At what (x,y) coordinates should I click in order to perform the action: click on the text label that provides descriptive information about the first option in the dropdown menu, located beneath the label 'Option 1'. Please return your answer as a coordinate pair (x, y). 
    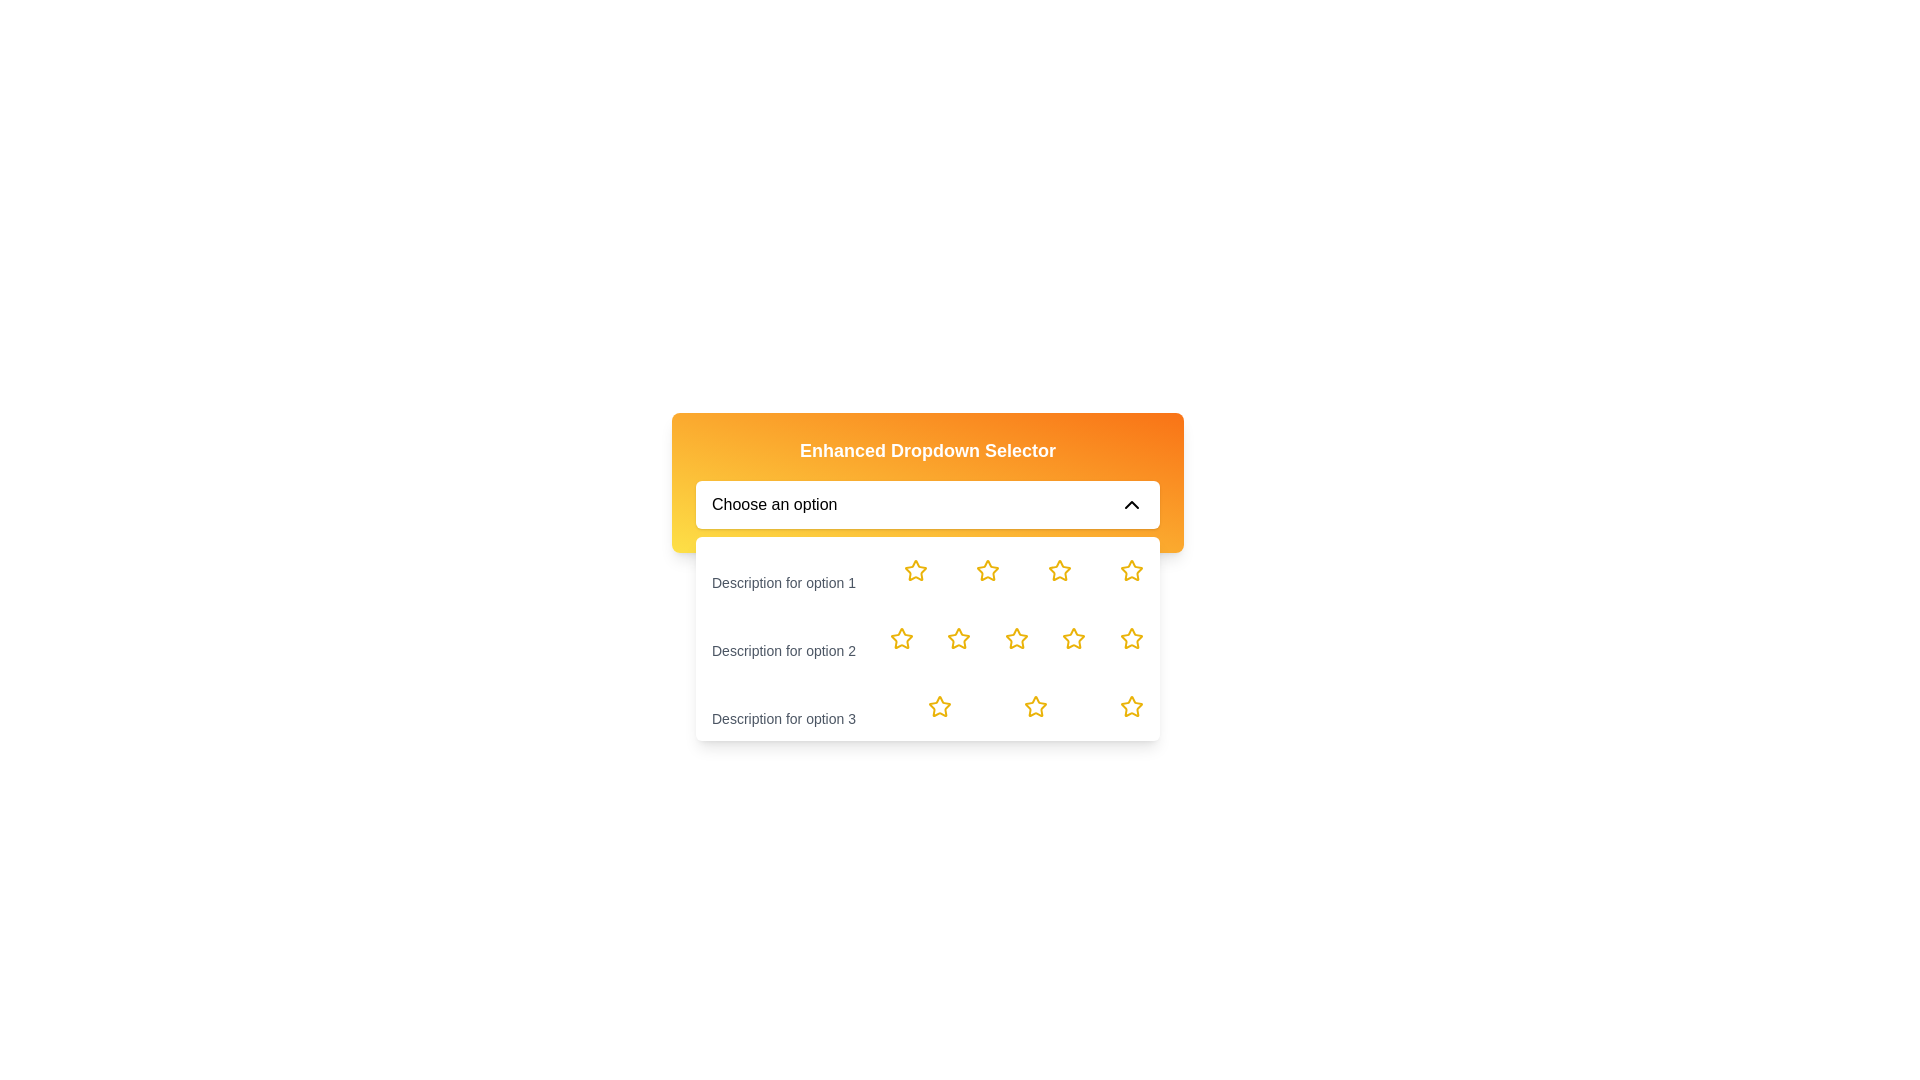
    Looking at the image, I should click on (782, 570).